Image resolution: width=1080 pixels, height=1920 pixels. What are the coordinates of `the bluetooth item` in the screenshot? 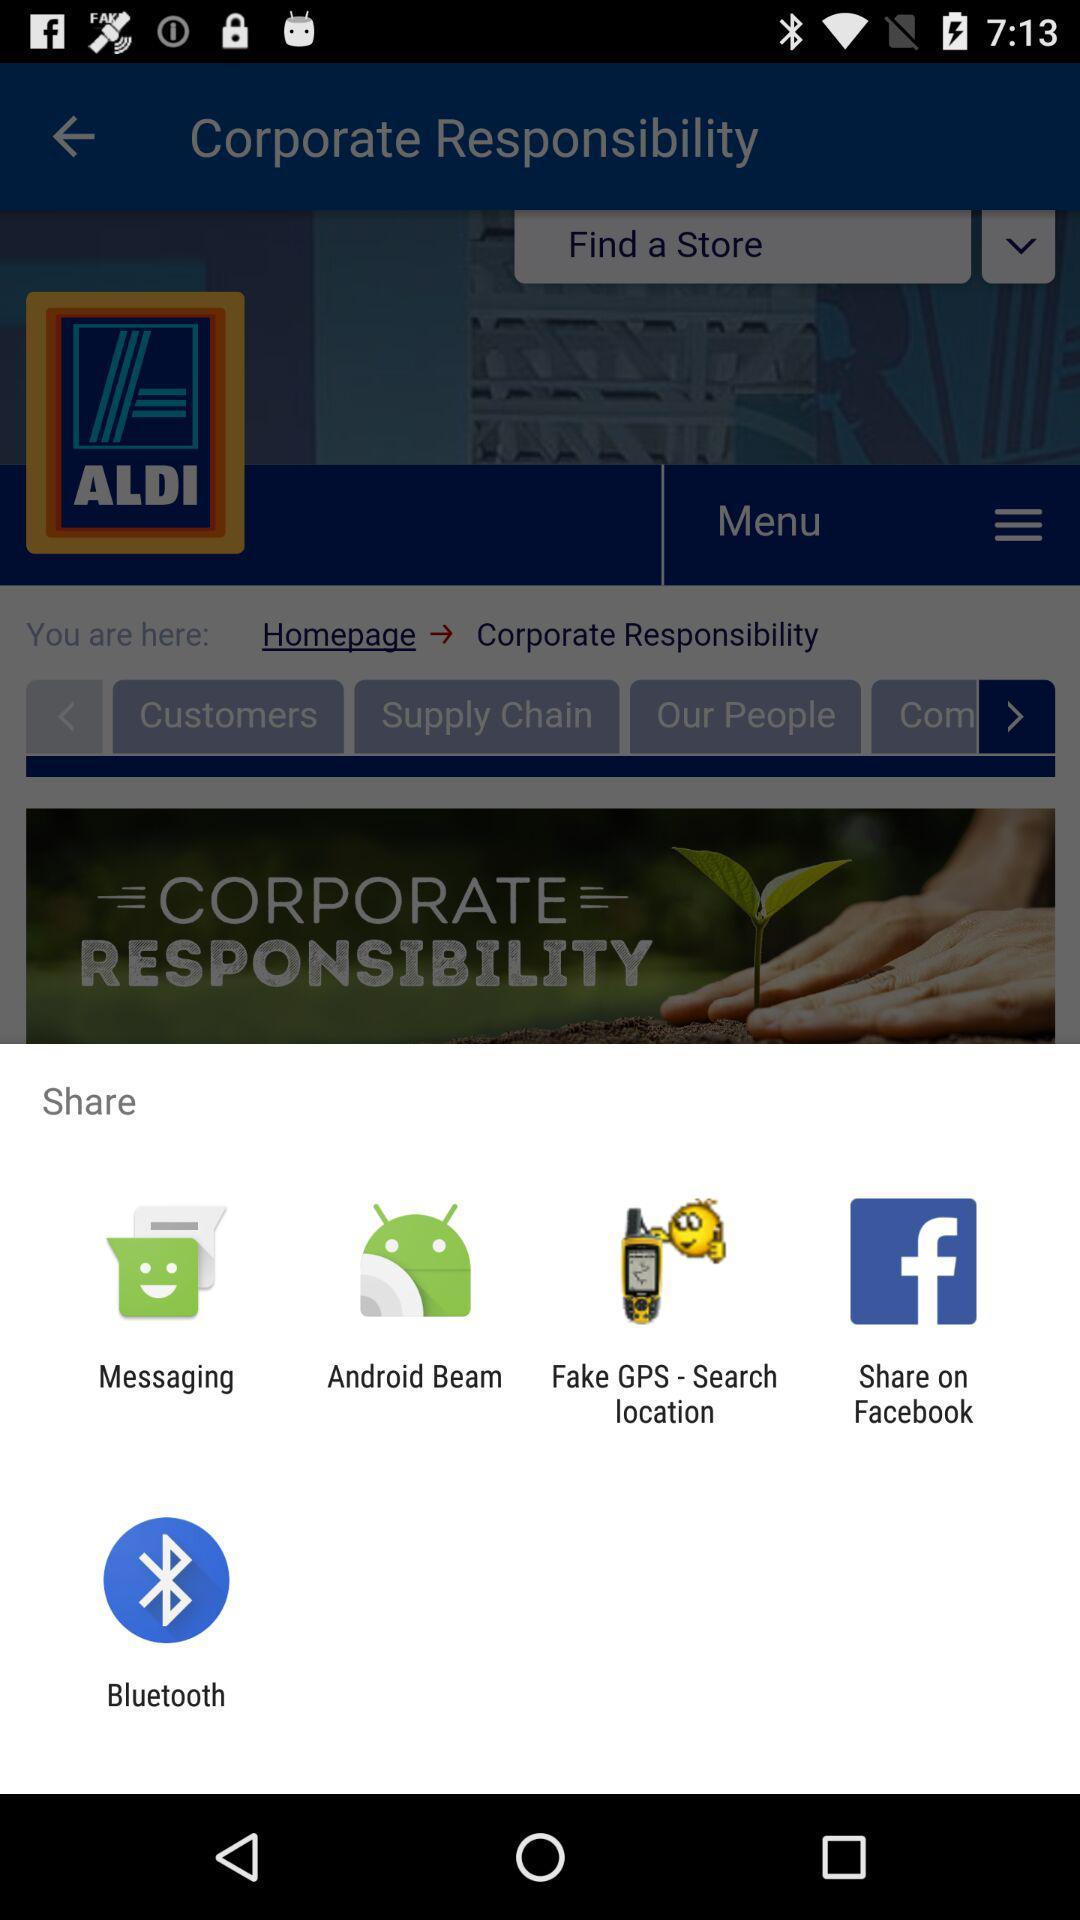 It's located at (165, 1711).